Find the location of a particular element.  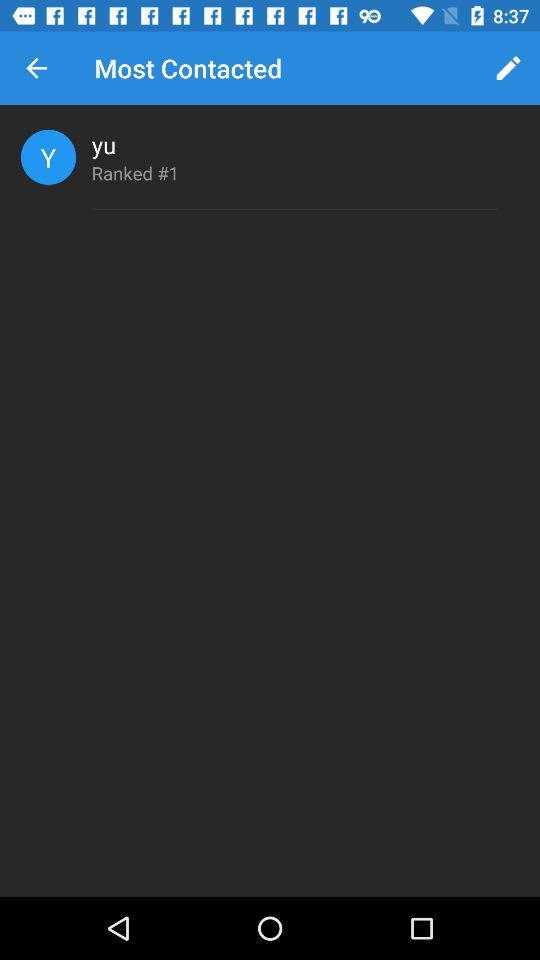

the item to the left of yu item is located at coordinates (48, 156).